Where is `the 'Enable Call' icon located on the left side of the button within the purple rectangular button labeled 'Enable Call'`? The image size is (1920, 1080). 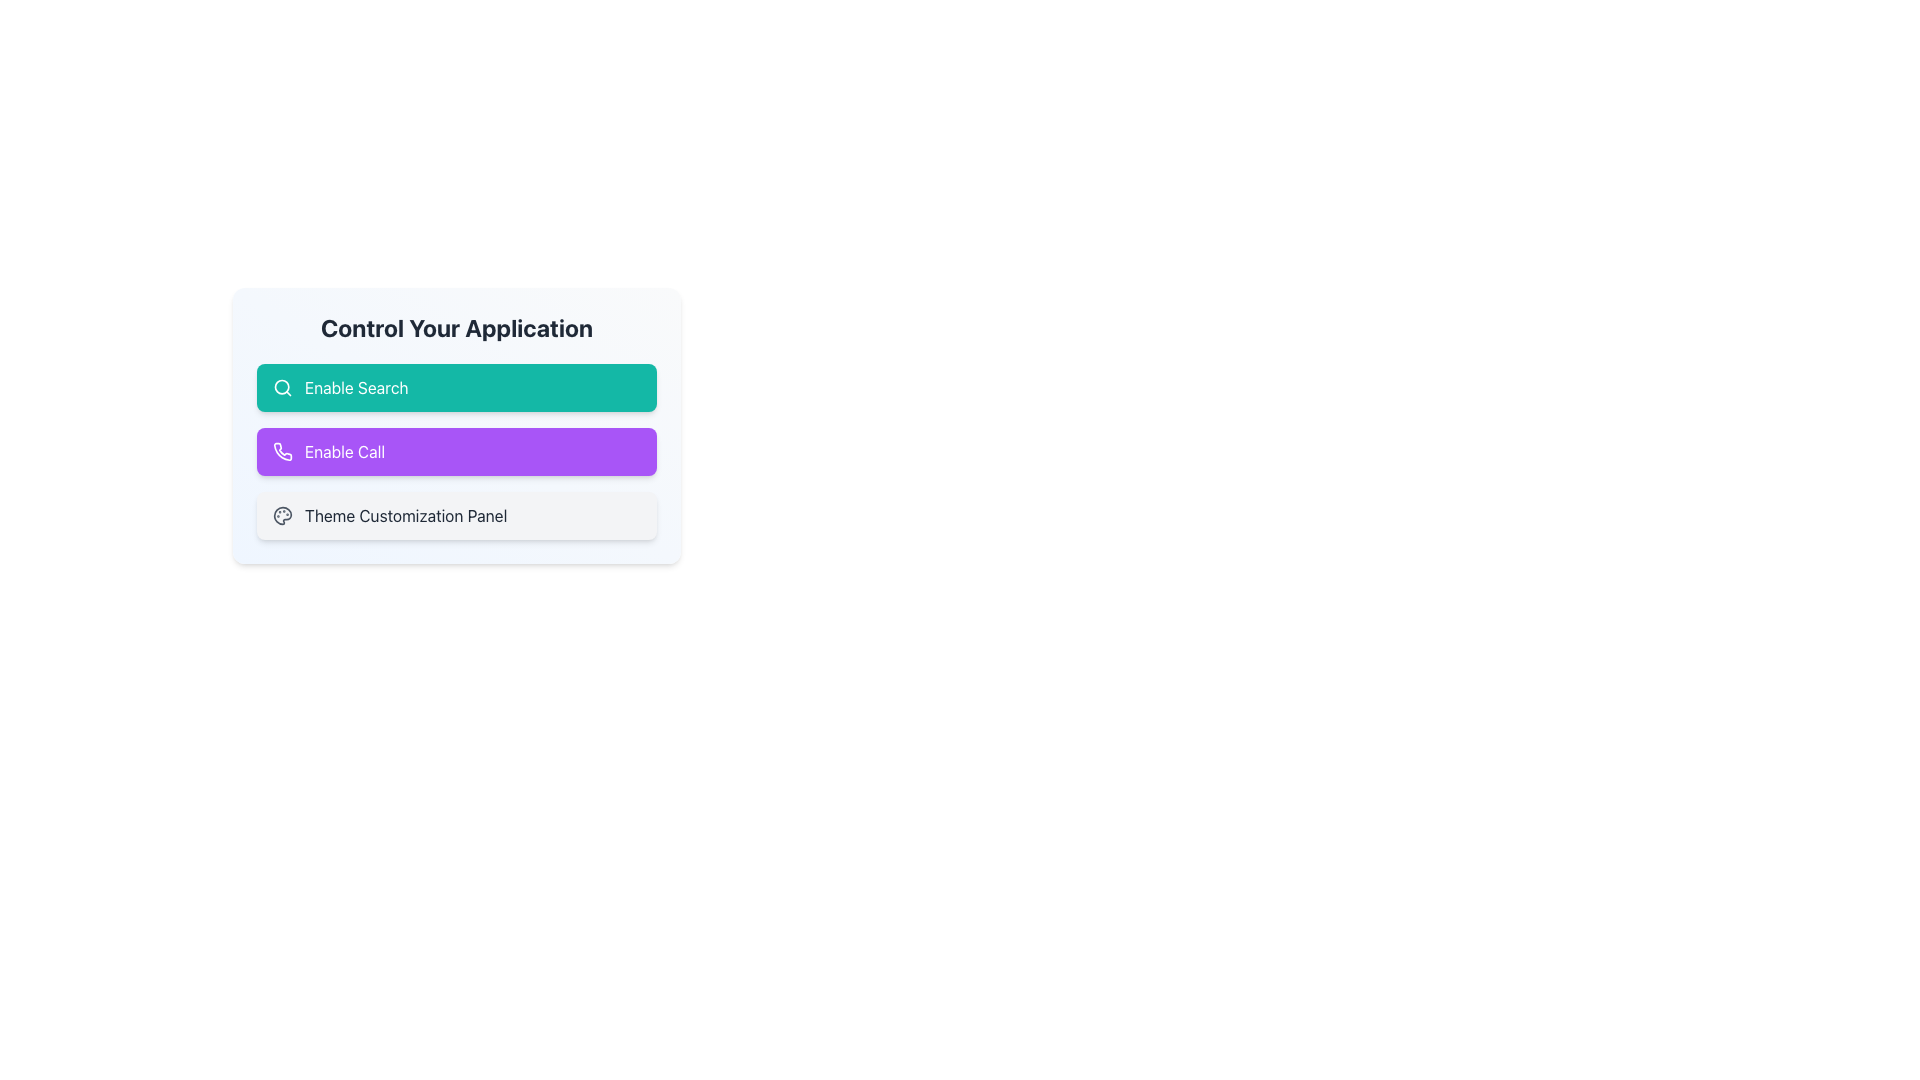
the 'Enable Call' icon located on the left side of the button within the purple rectangular button labeled 'Enable Call' is located at coordinates (282, 451).